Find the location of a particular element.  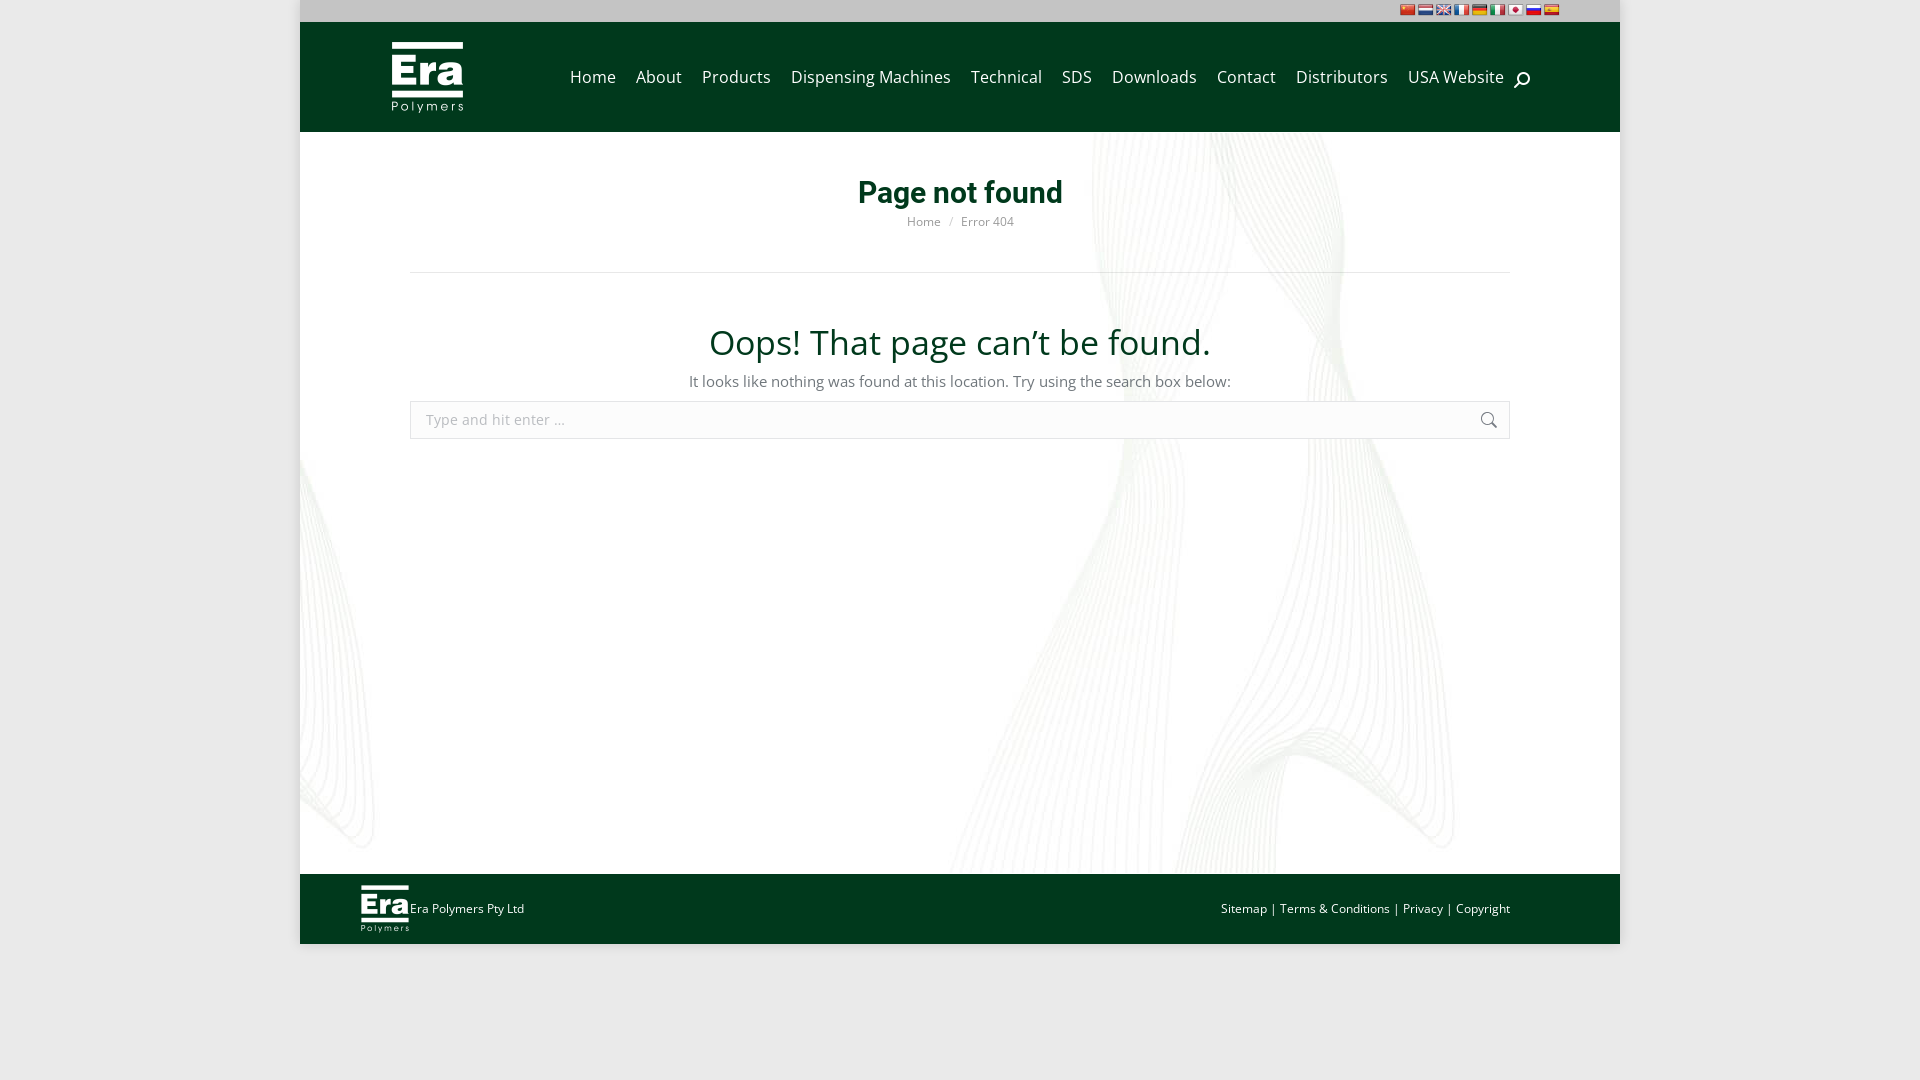

'Go!' is located at coordinates (30, 21).